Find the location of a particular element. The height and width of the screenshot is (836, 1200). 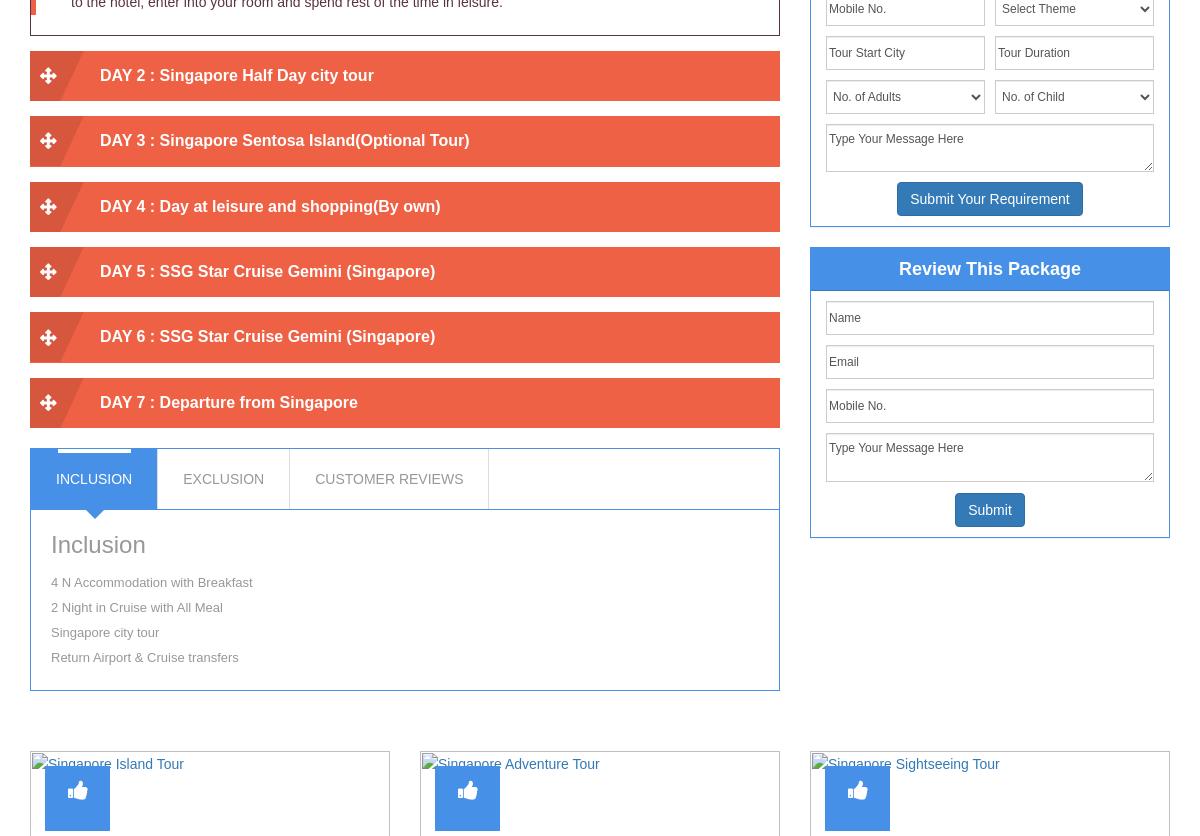

'2 Night in Cruise with All Meal' is located at coordinates (136, 606).